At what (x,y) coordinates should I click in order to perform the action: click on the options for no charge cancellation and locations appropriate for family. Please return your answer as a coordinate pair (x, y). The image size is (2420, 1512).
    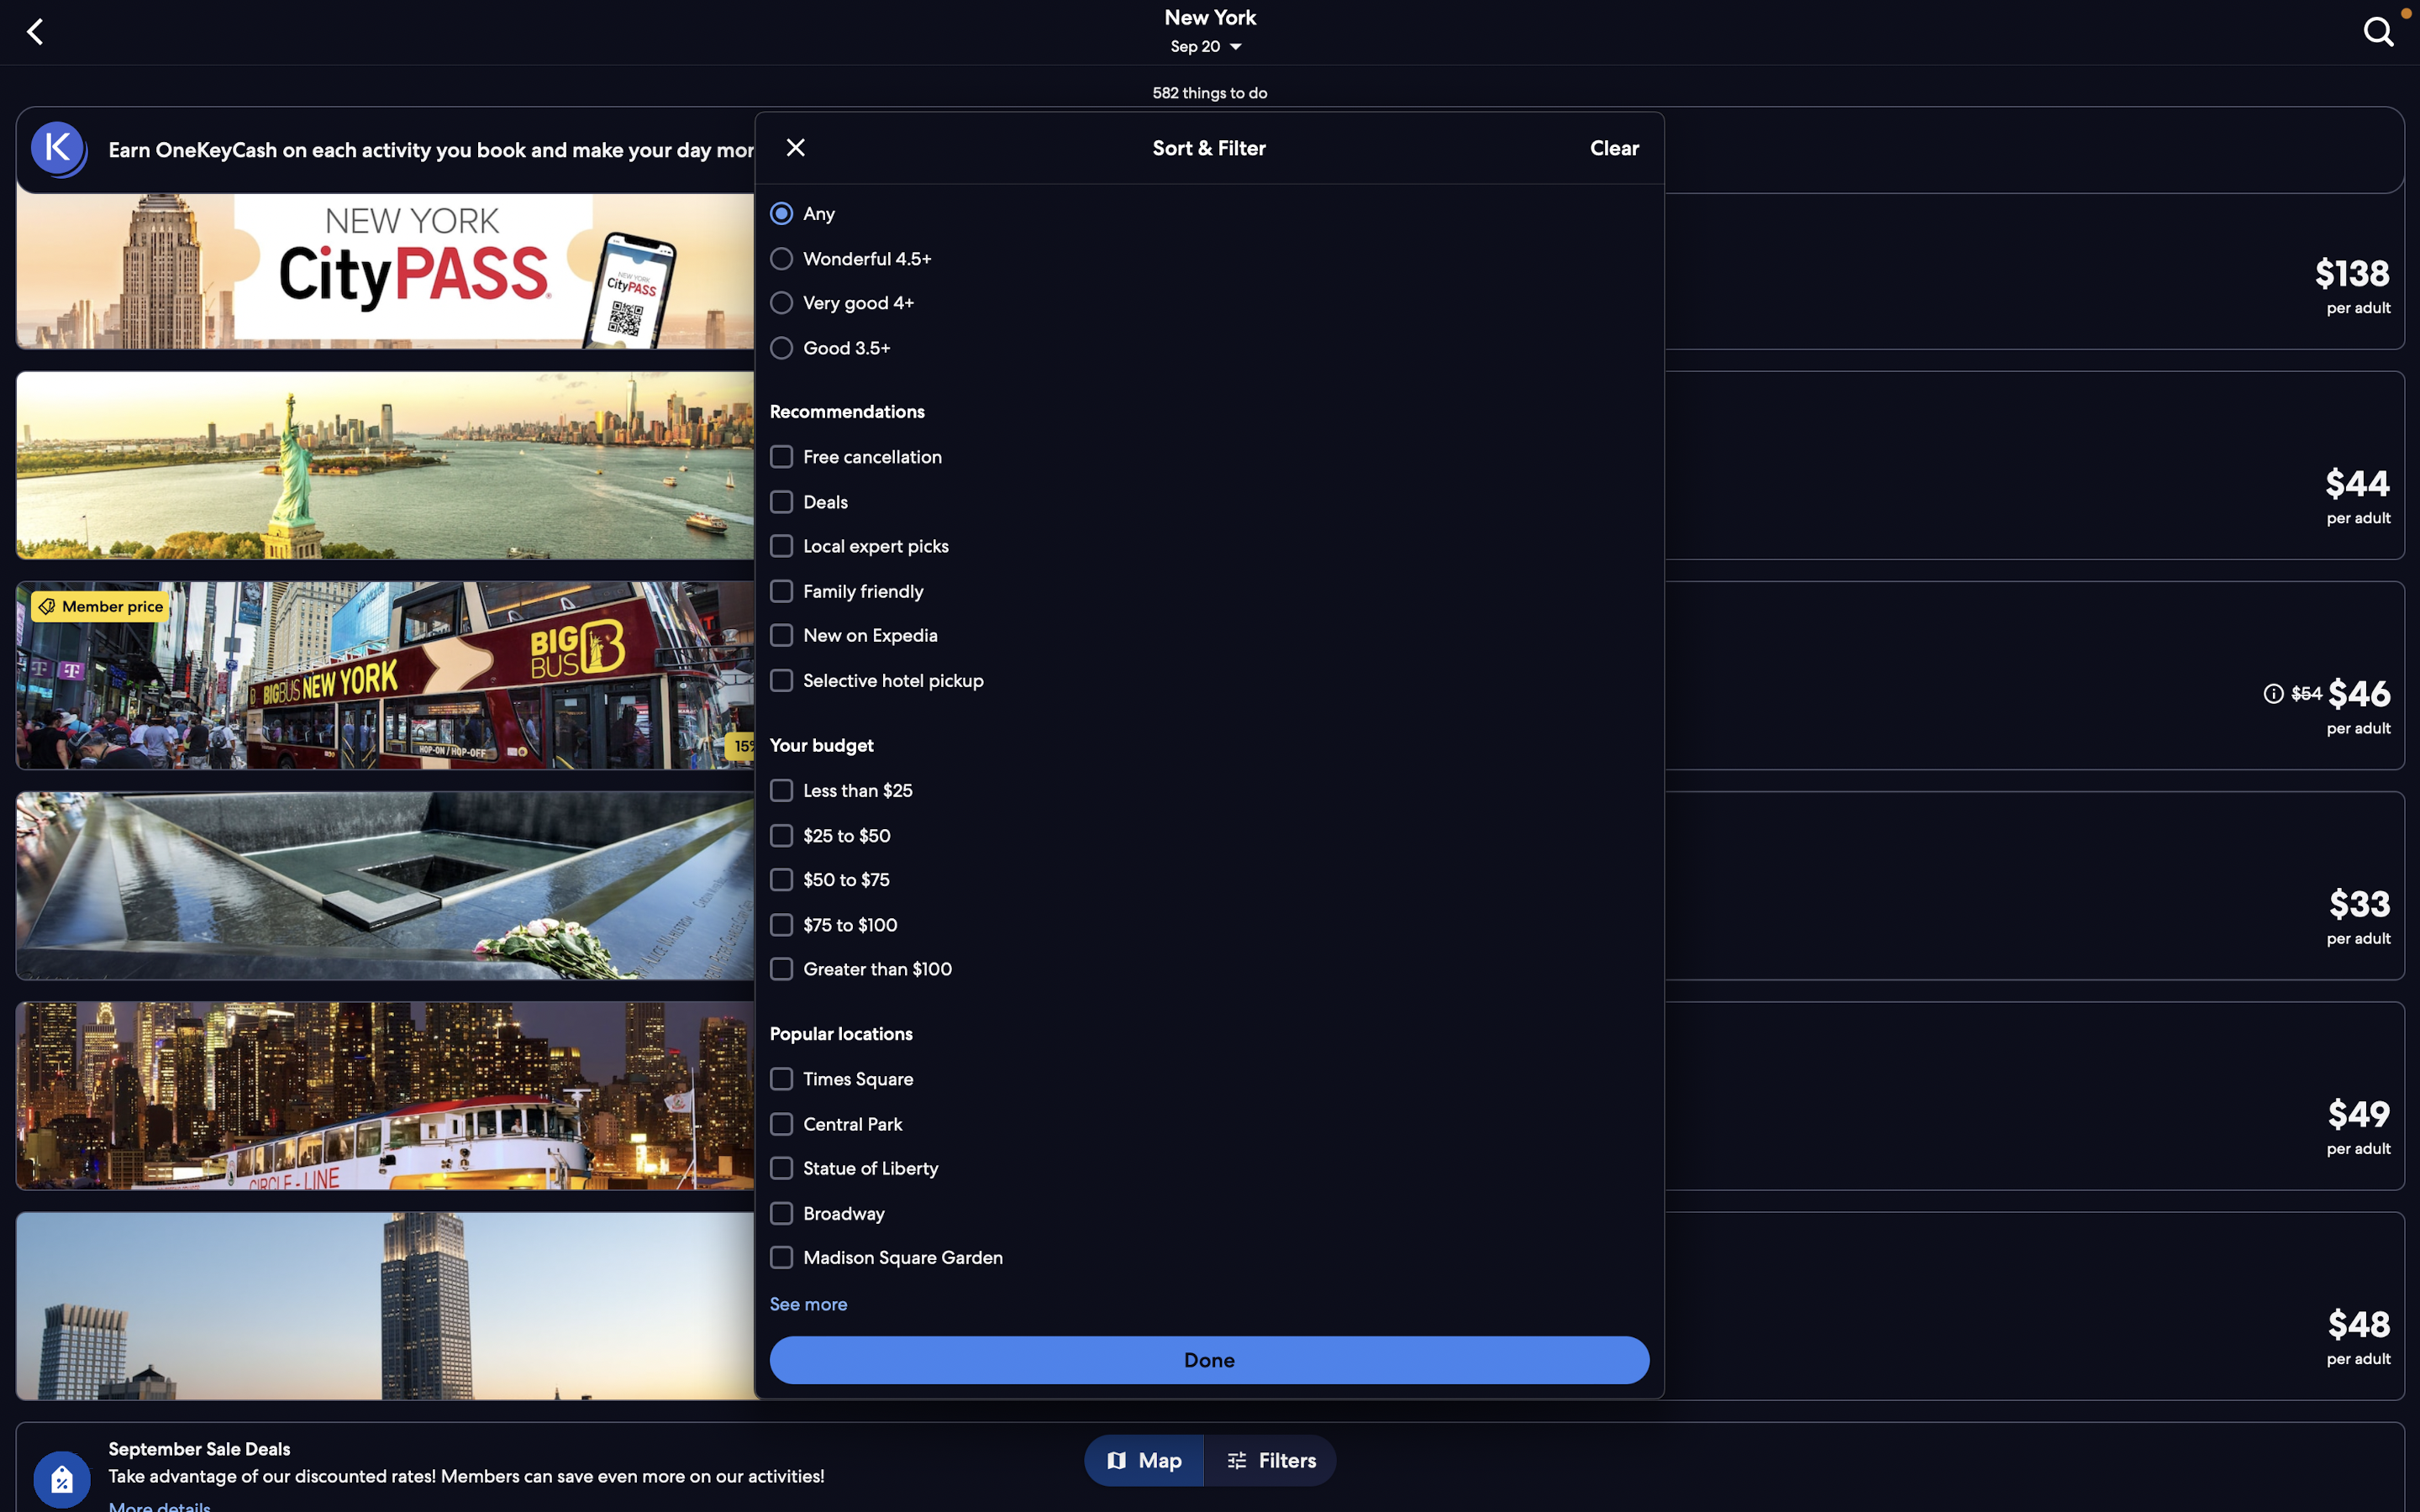
    Looking at the image, I should click on (1205, 457).